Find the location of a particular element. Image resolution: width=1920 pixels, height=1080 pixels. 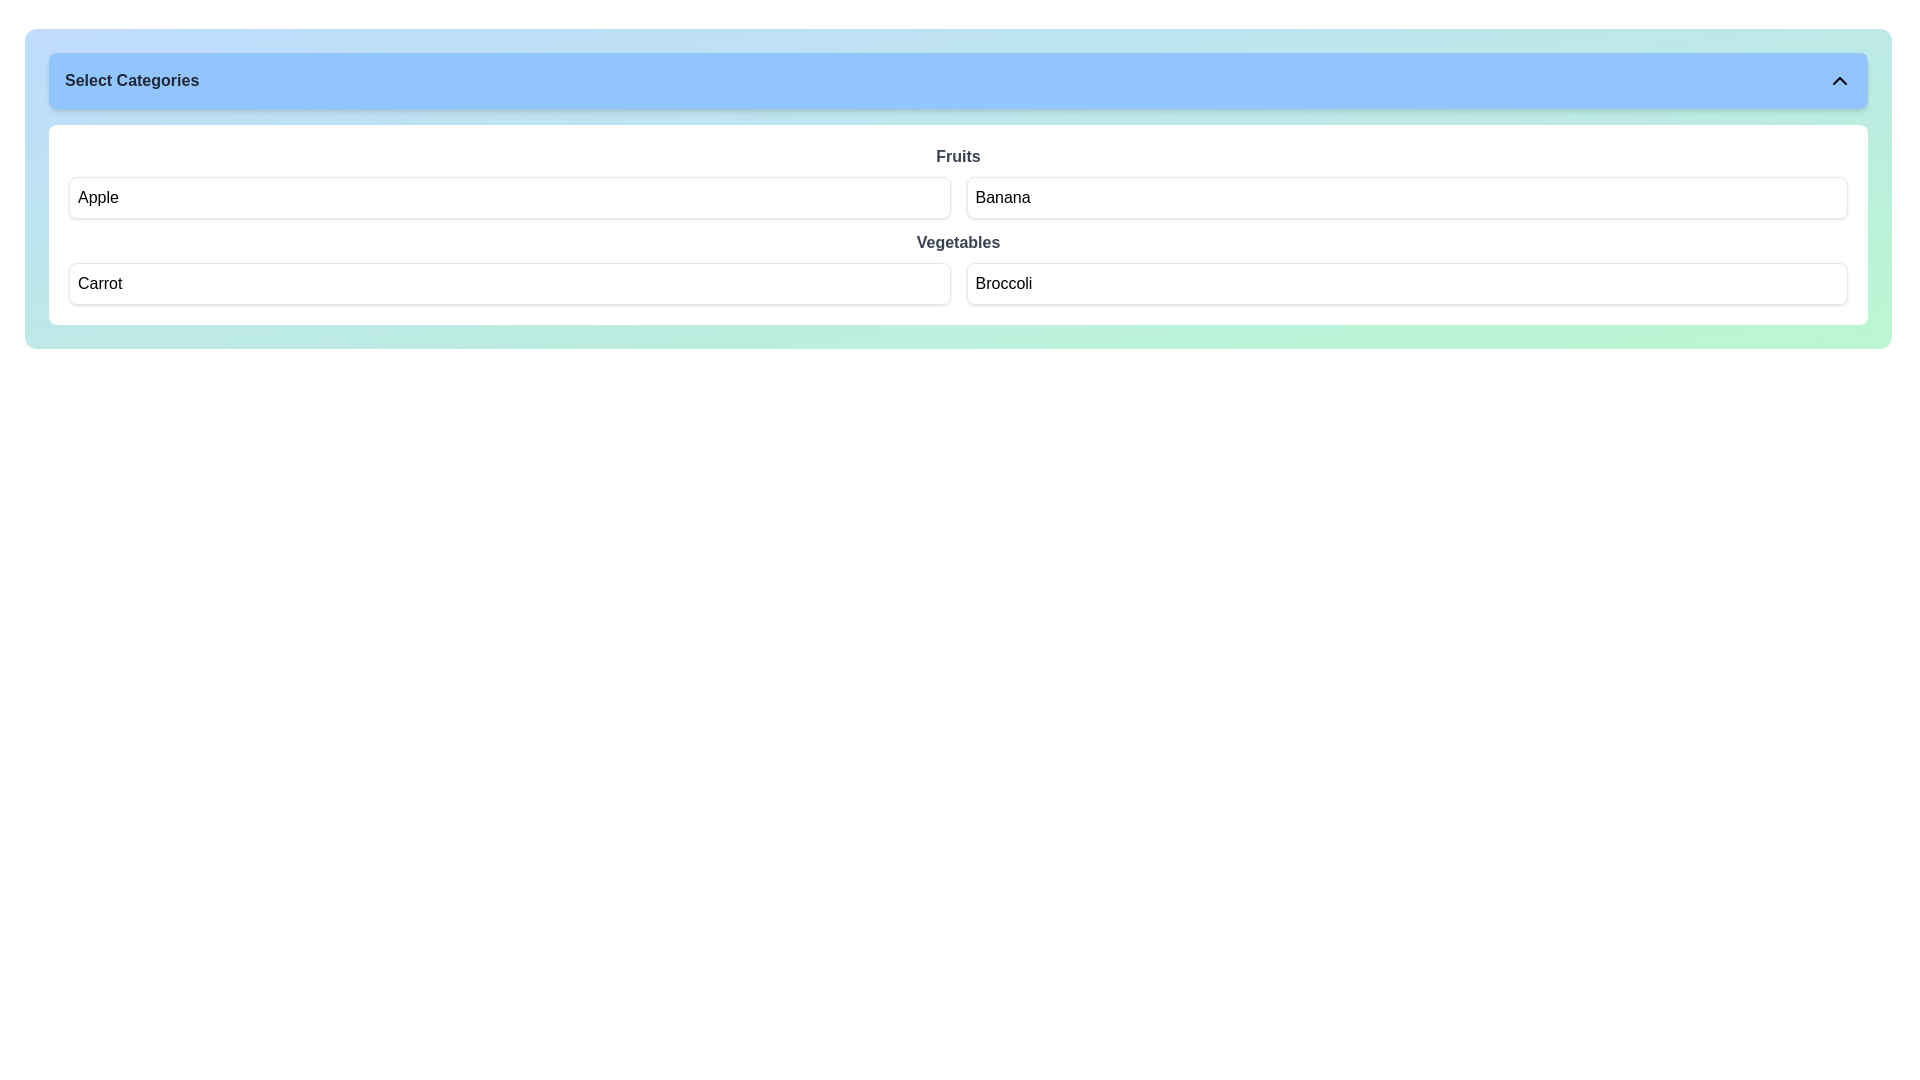

the grid layout containing selectable items for the 'Fruits' category is located at coordinates (957, 197).